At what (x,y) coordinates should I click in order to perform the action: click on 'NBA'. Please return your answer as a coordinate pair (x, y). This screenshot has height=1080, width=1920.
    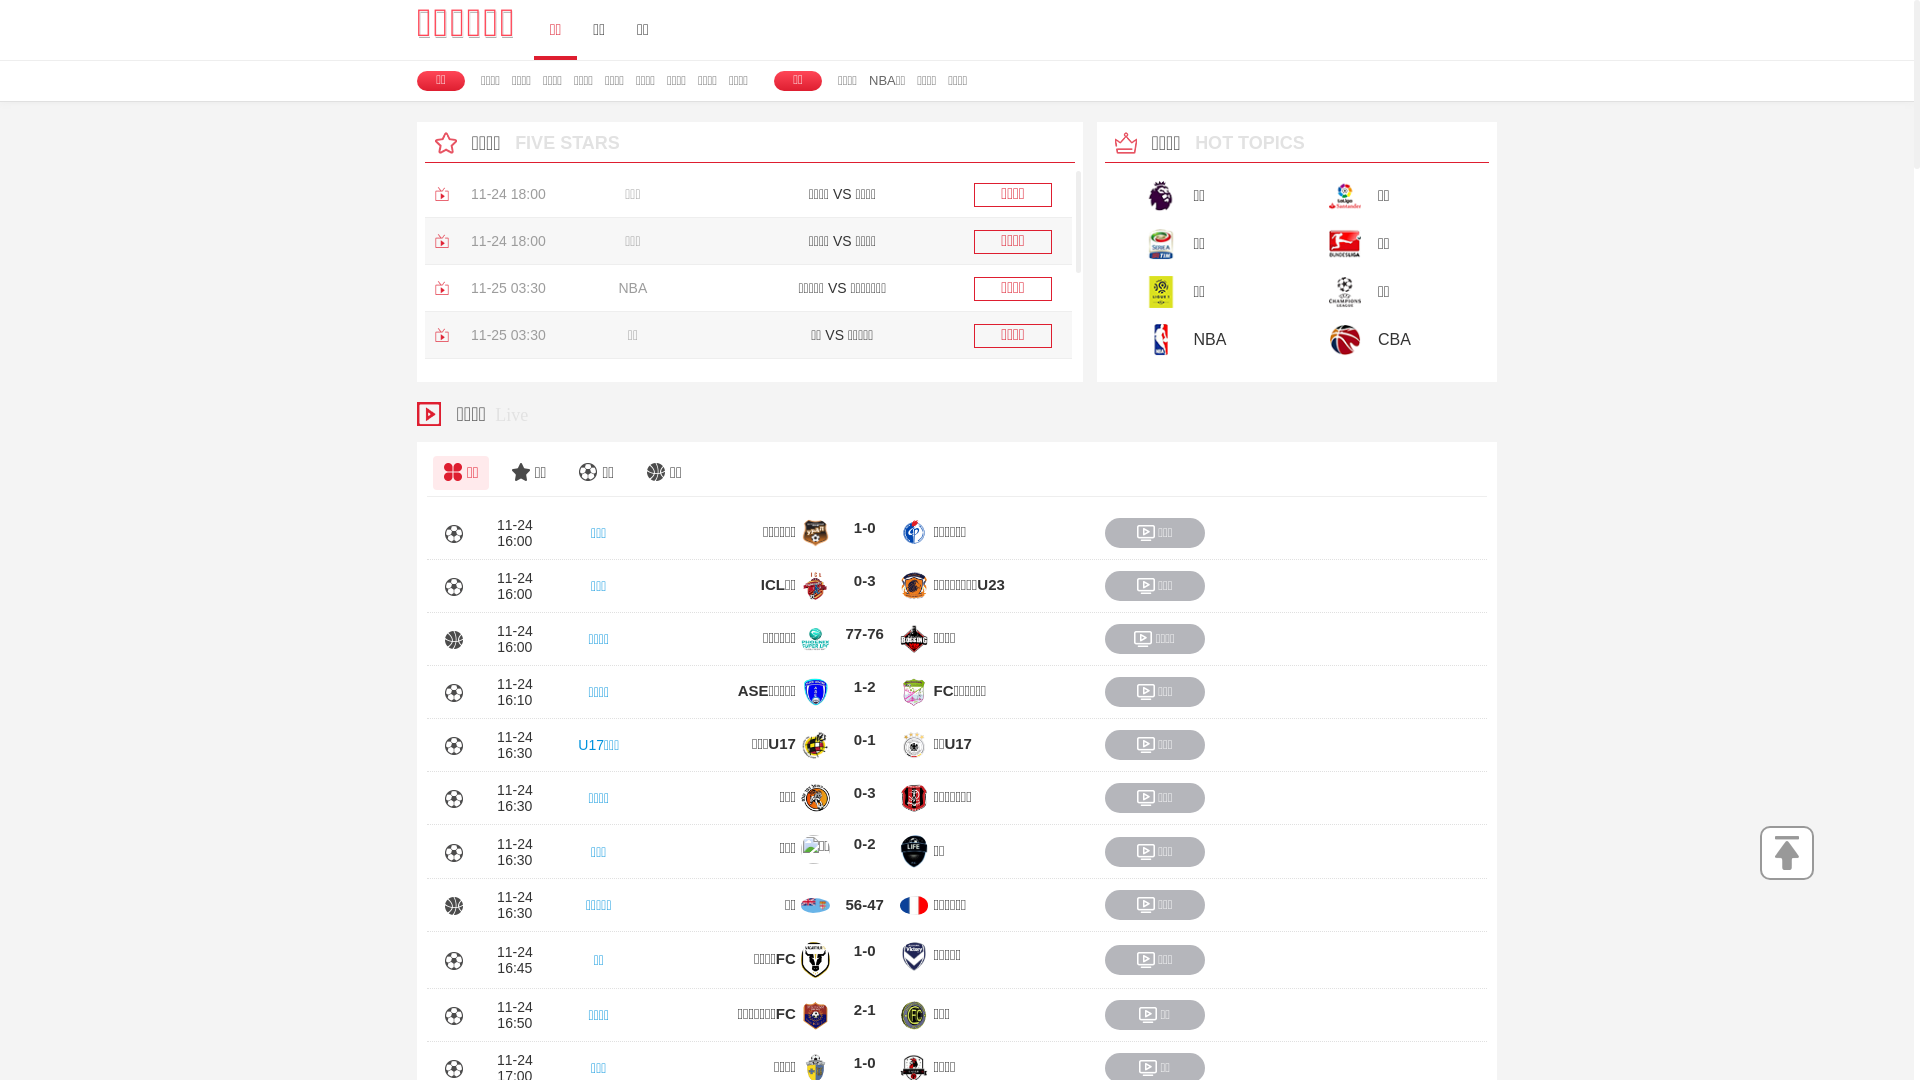
    Looking at the image, I should click on (1195, 338).